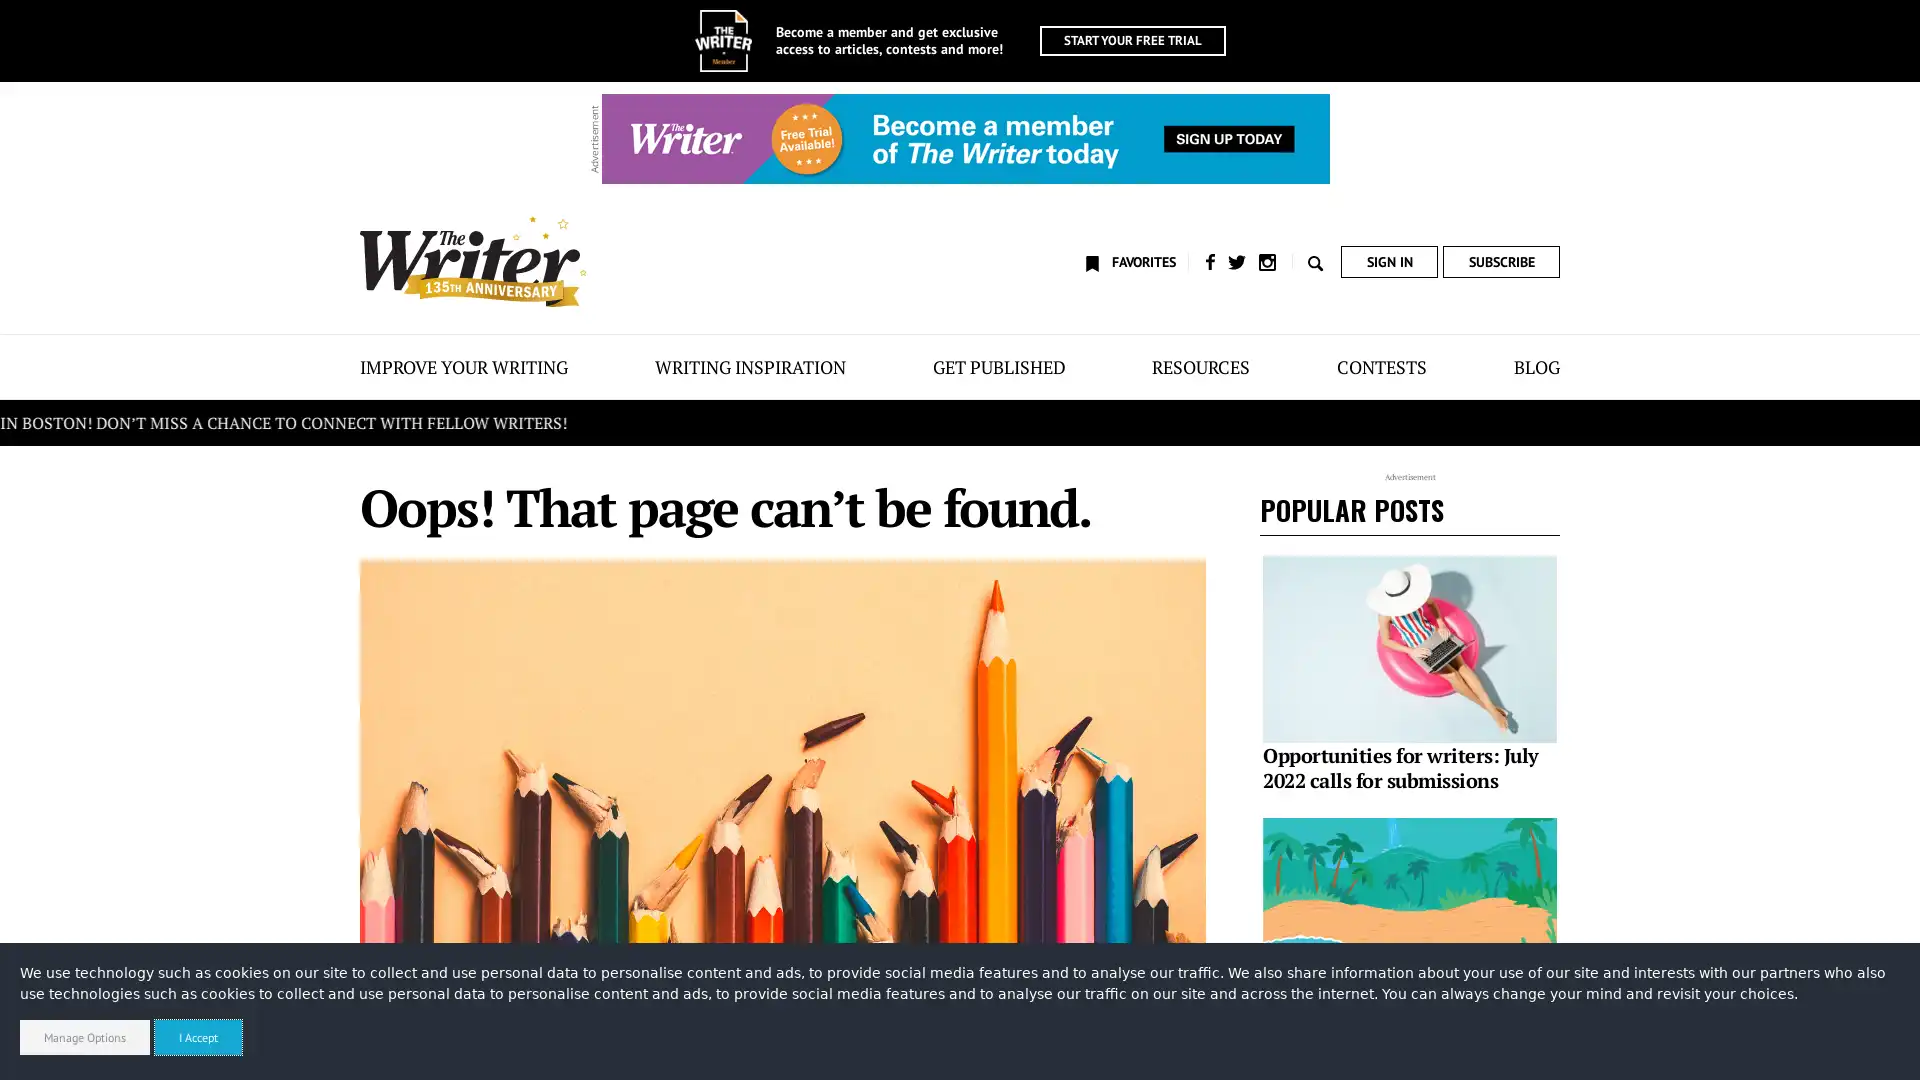 This screenshot has width=1920, height=1080. What do you see at coordinates (1311, 261) in the screenshot?
I see `Toggle search form` at bounding box center [1311, 261].